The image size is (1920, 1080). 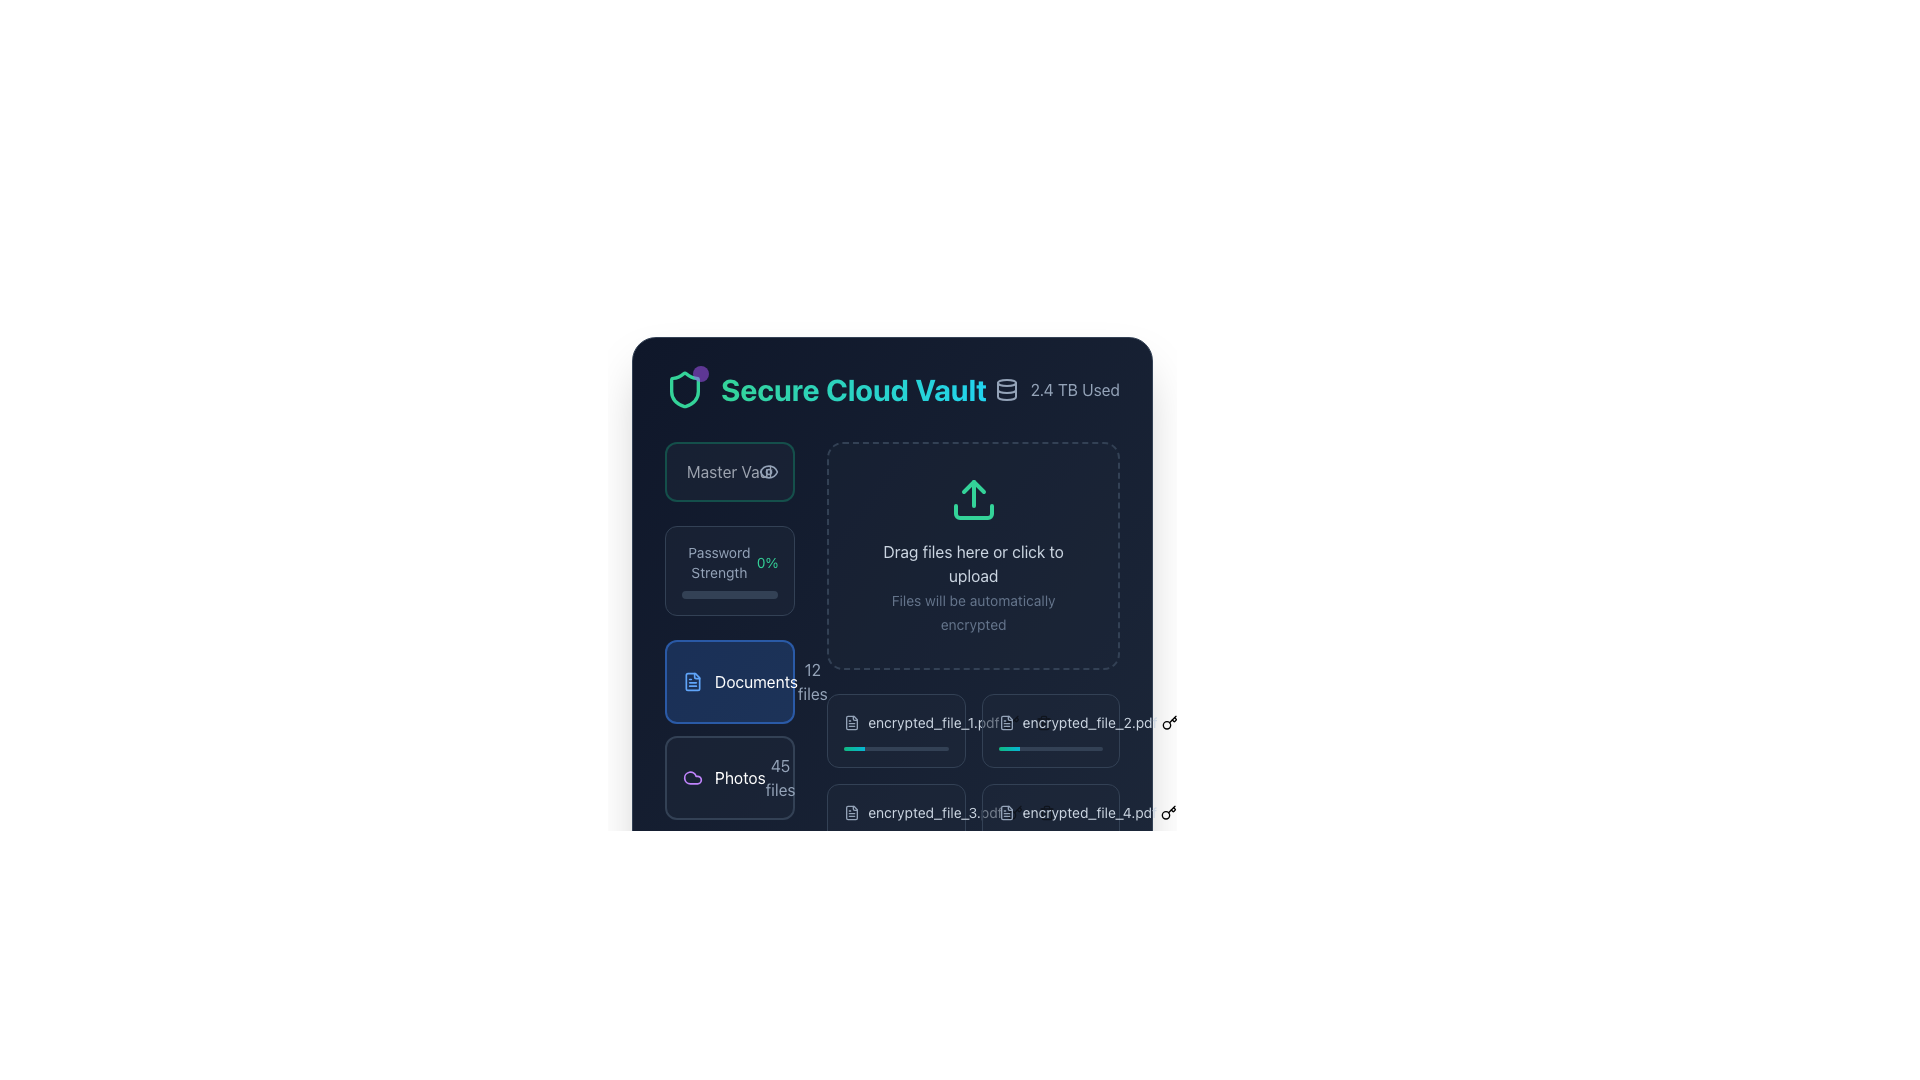 What do you see at coordinates (1049, 748) in the screenshot?
I see `the progress bar indicating the status of the file 'encrypted_file_2.pdf' located at the bottom of the section` at bounding box center [1049, 748].